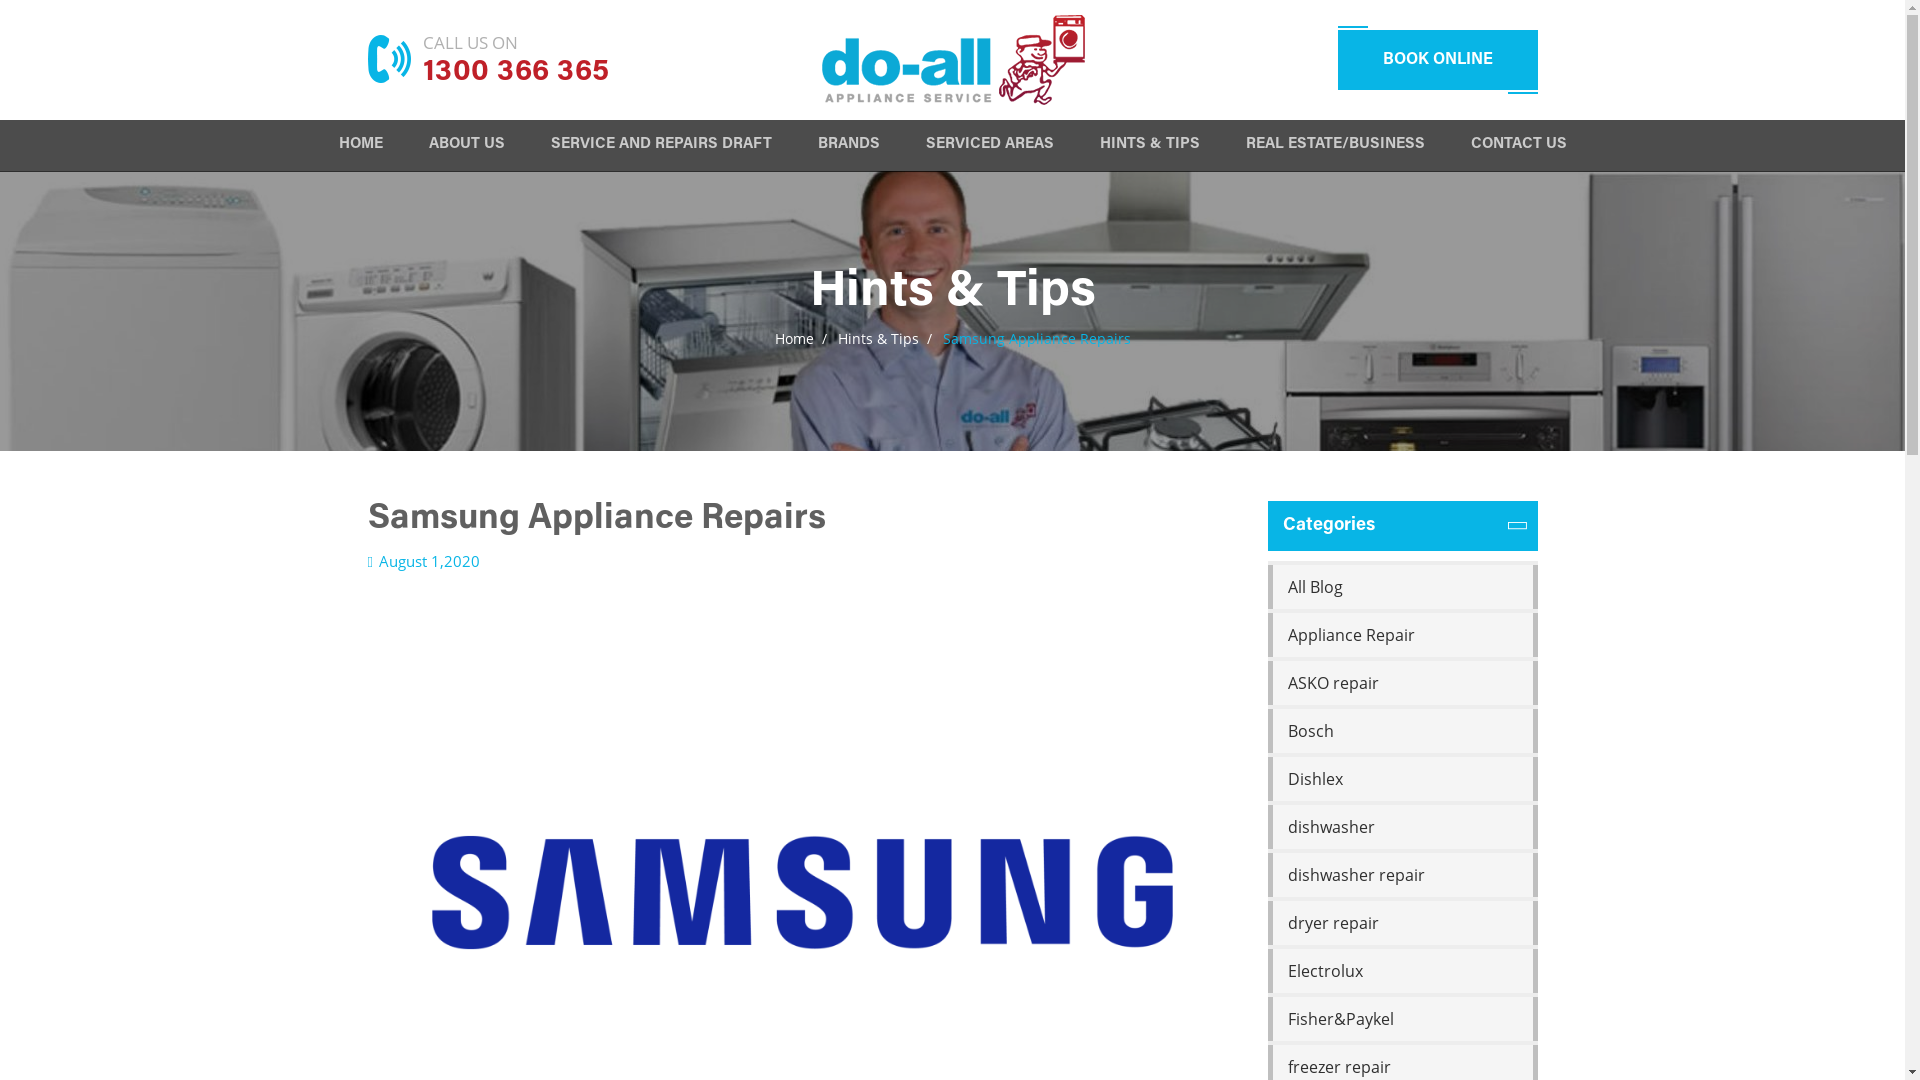 The height and width of the screenshot is (1080, 1920). What do you see at coordinates (989, 146) in the screenshot?
I see `'SERVICED AREAS'` at bounding box center [989, 146].